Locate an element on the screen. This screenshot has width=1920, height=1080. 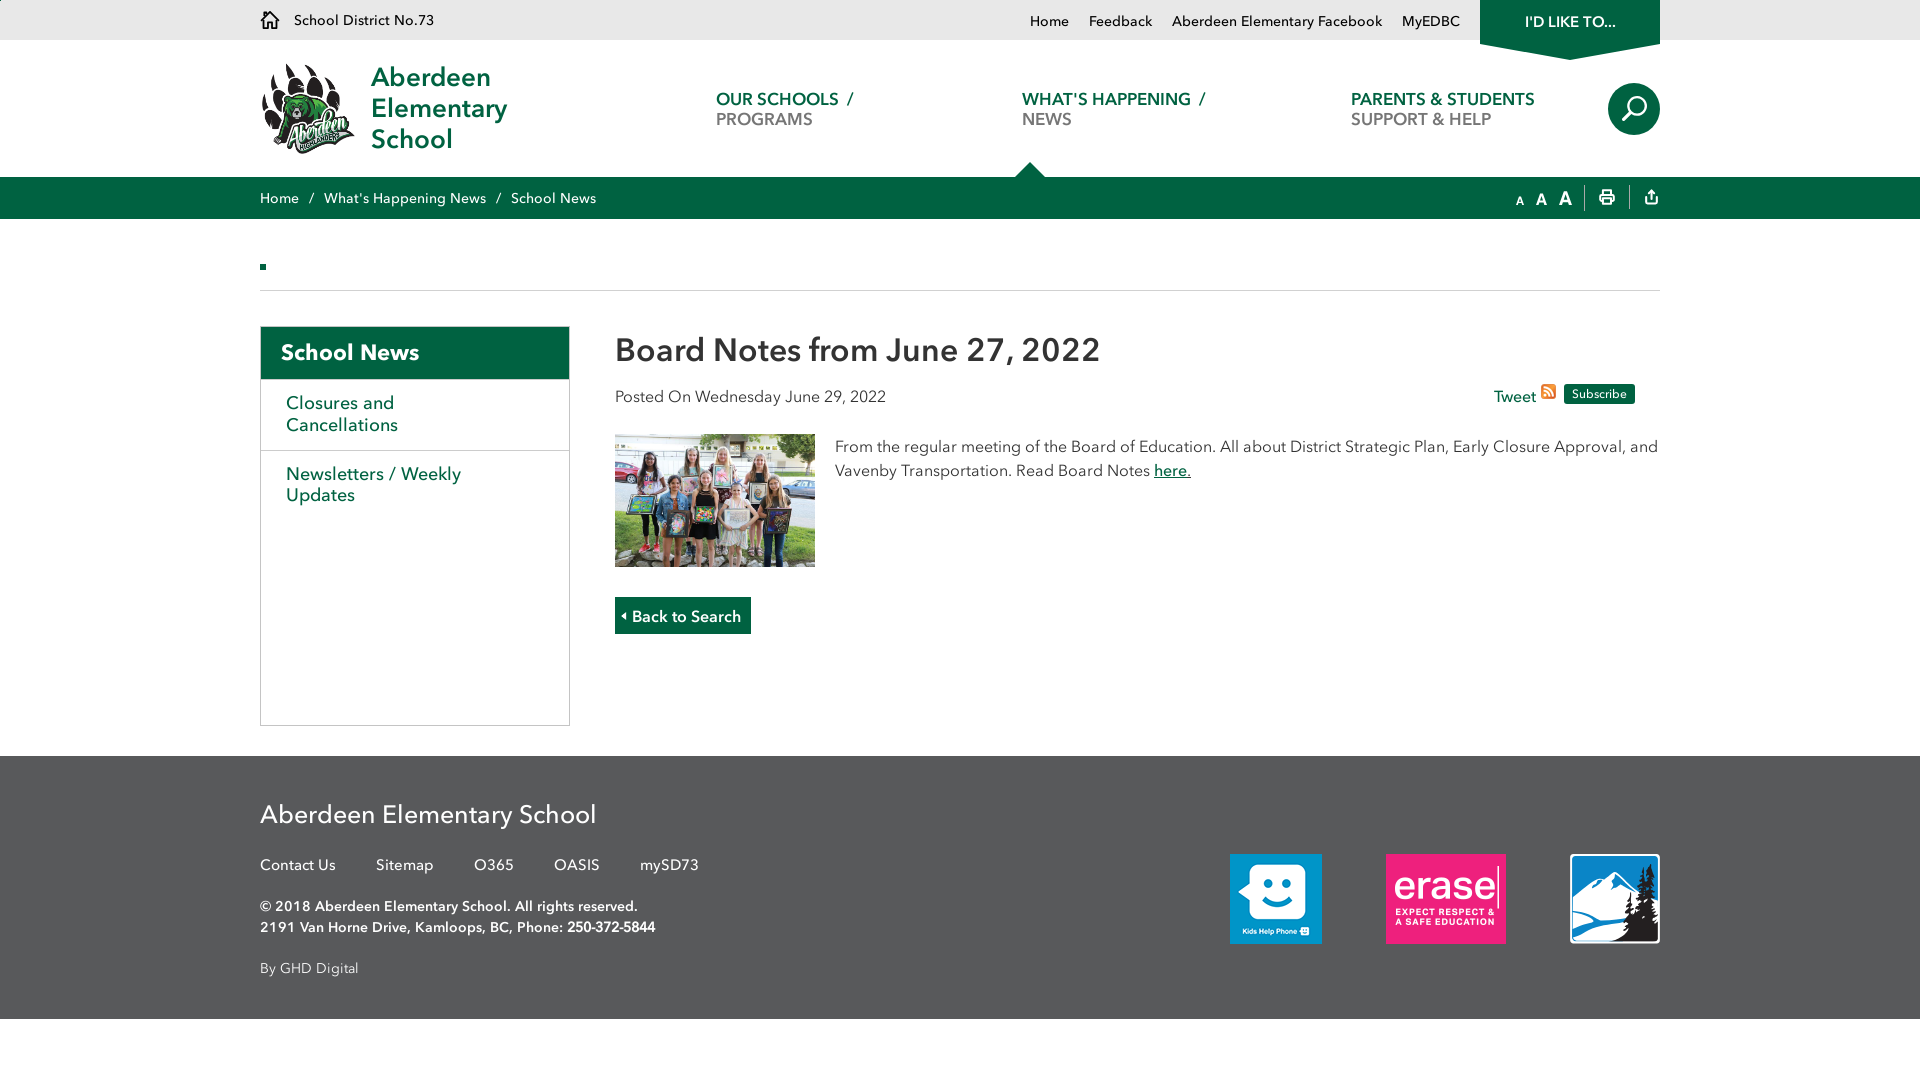
'Open new window to view Kids Help Phone' is located at coordinates (1245, 896).